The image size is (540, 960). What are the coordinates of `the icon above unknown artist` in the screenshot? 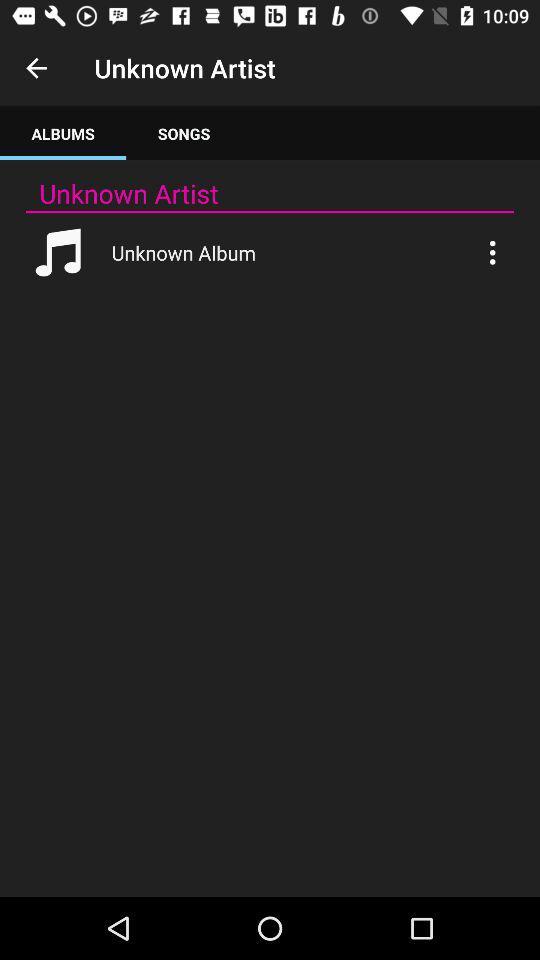 It's located at (184, 132).